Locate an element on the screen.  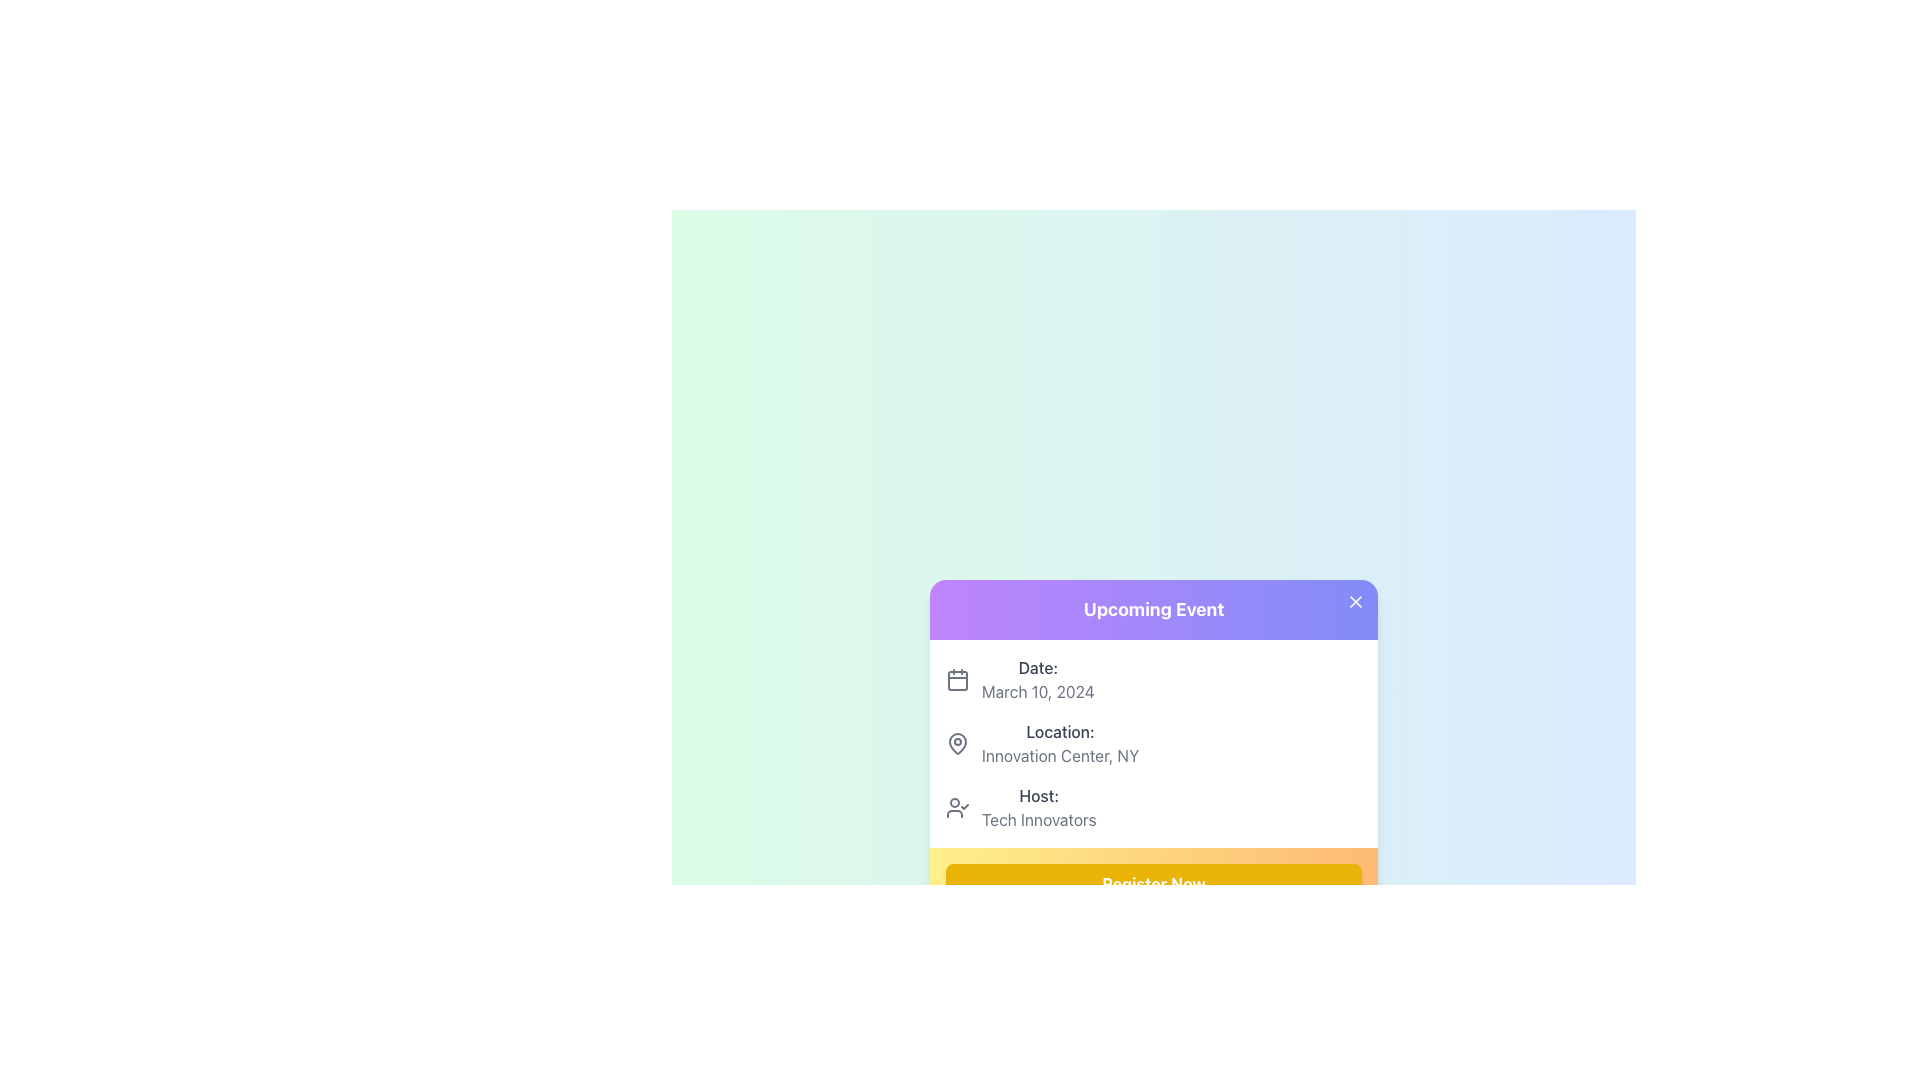
the Text label displaying 'Host:' which is styled in block font with medium weight and gray color, positioned in the upper part of the event information card above 'Tech Innovators' is located at coordinates (1039, 794).